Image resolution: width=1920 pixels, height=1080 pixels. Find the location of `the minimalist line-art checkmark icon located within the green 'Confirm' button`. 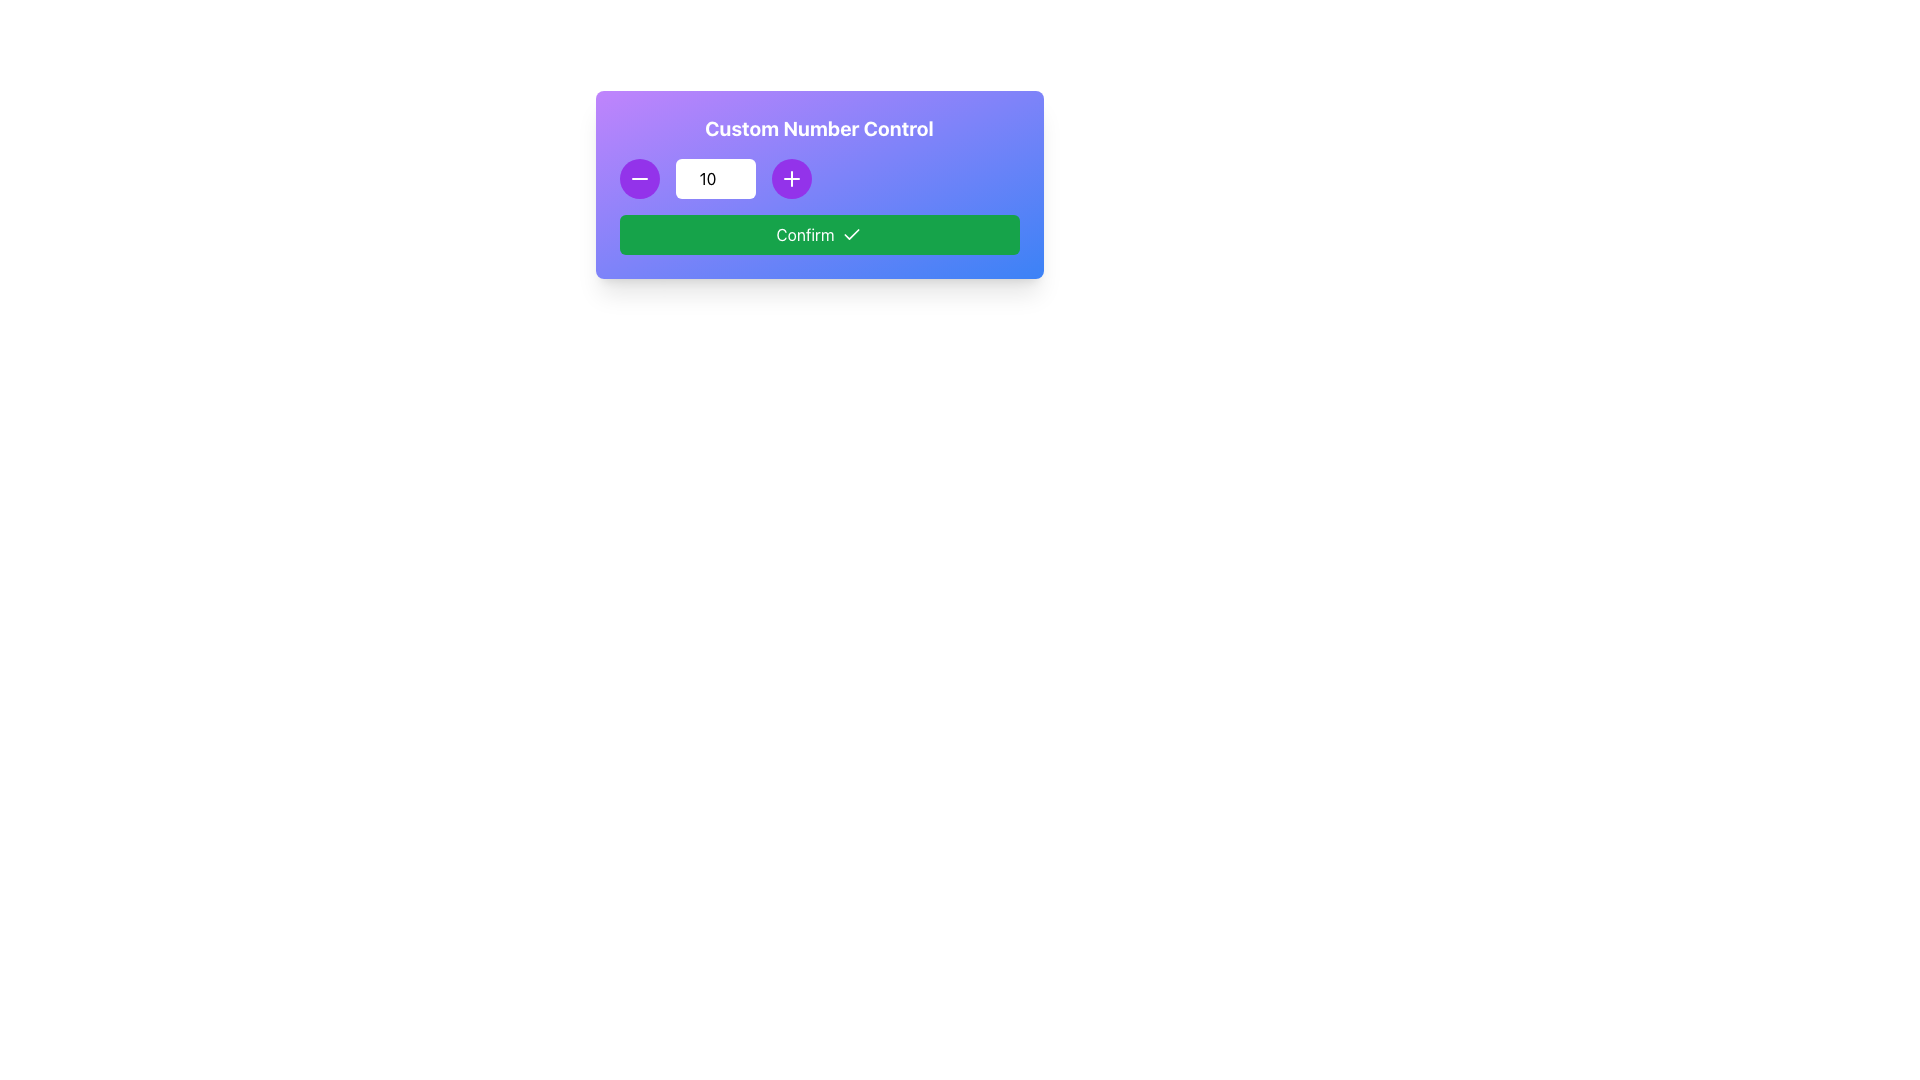

the minimalist line-art checkmark icon located within the green 'Confirm' button is located at coordinates (852, 234).